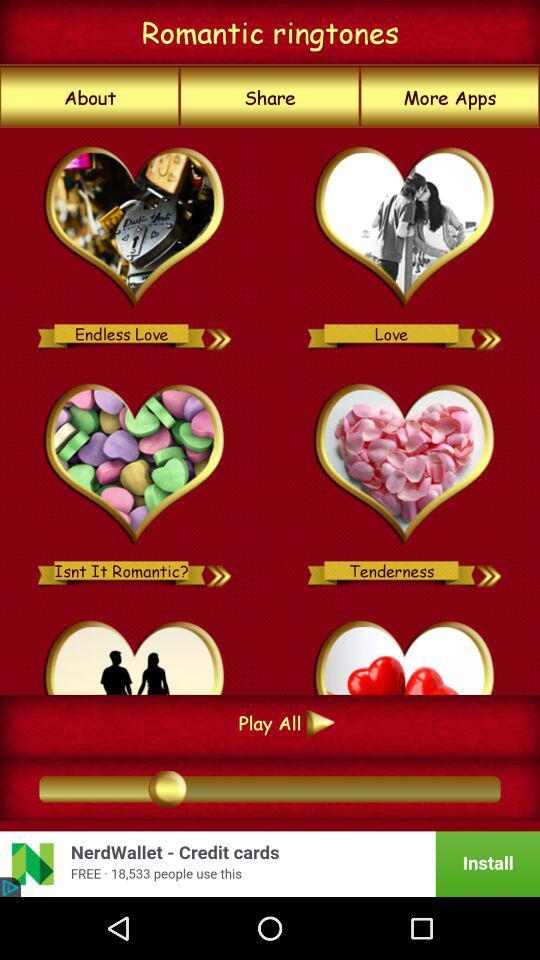 This screenshot has height=960, width=540. I want to click on tenderness ringtone, so click(489, 570).